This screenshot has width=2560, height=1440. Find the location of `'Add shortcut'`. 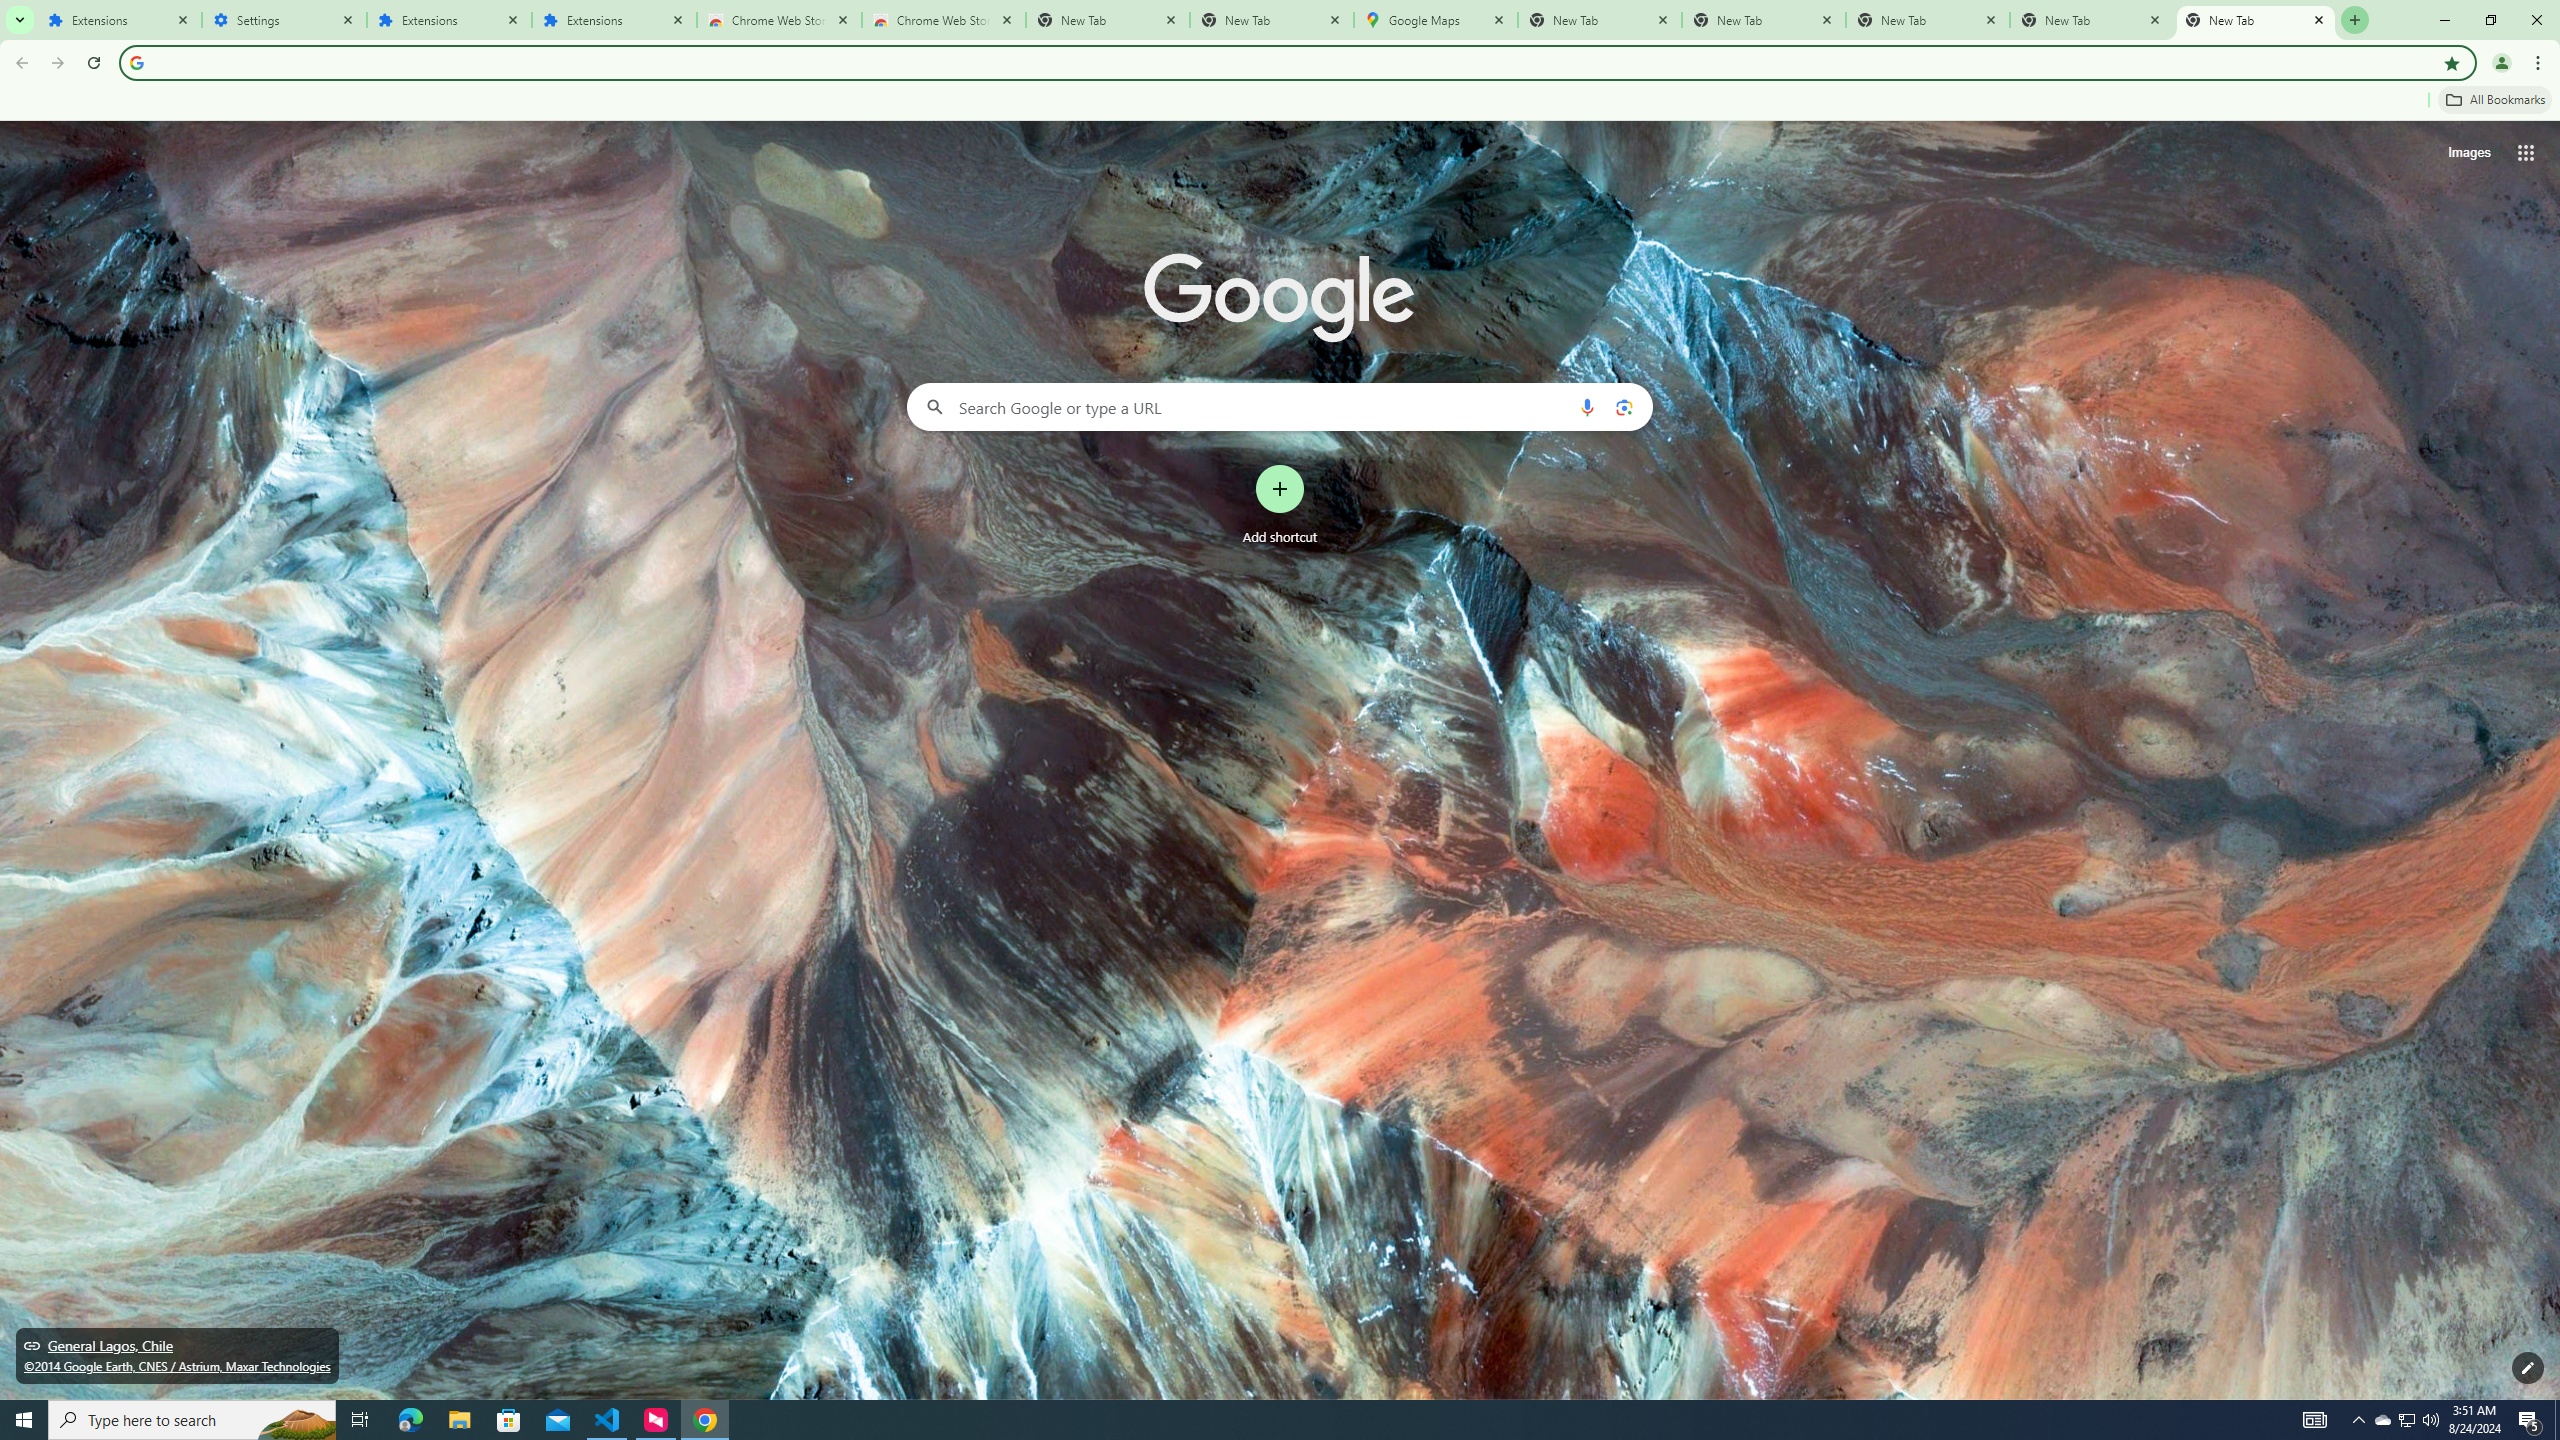

'Add shortcut' is located at coordinates (1280, 505).